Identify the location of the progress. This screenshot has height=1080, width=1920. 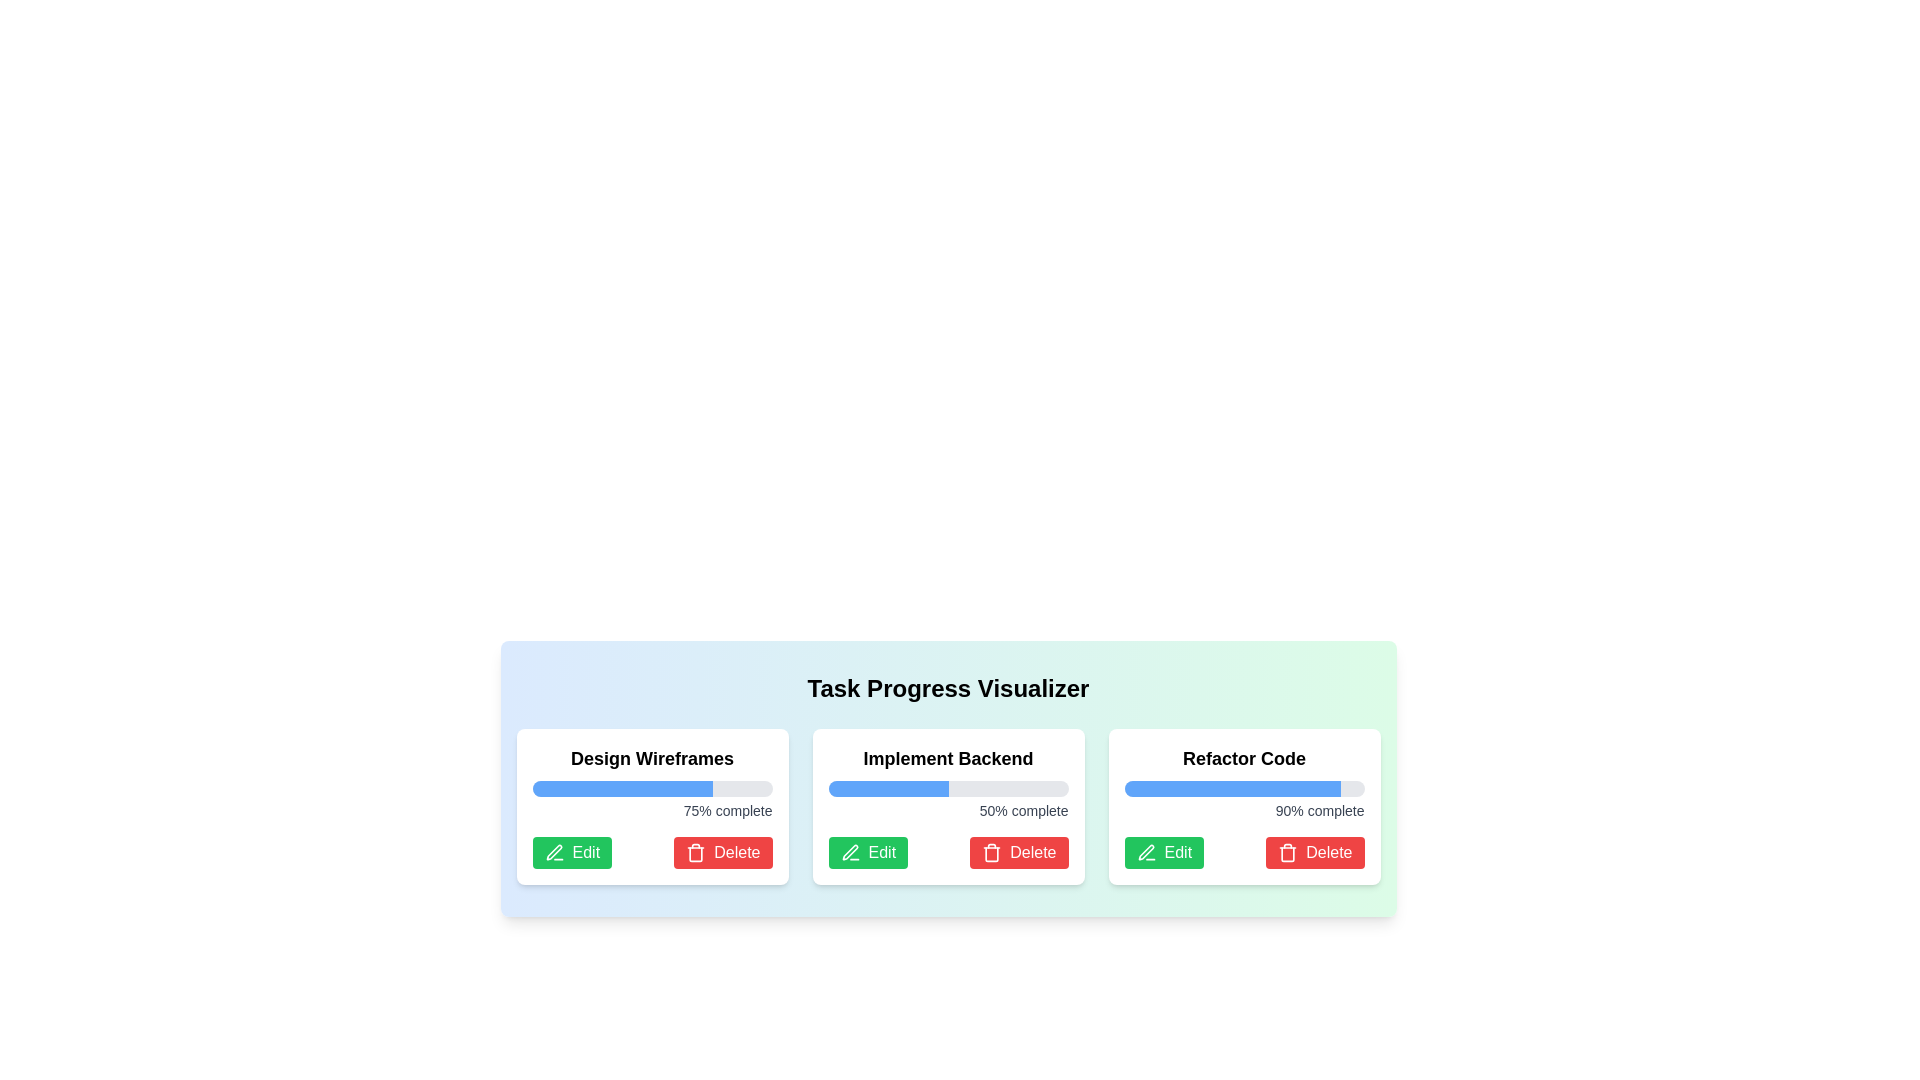
(1209, 788).